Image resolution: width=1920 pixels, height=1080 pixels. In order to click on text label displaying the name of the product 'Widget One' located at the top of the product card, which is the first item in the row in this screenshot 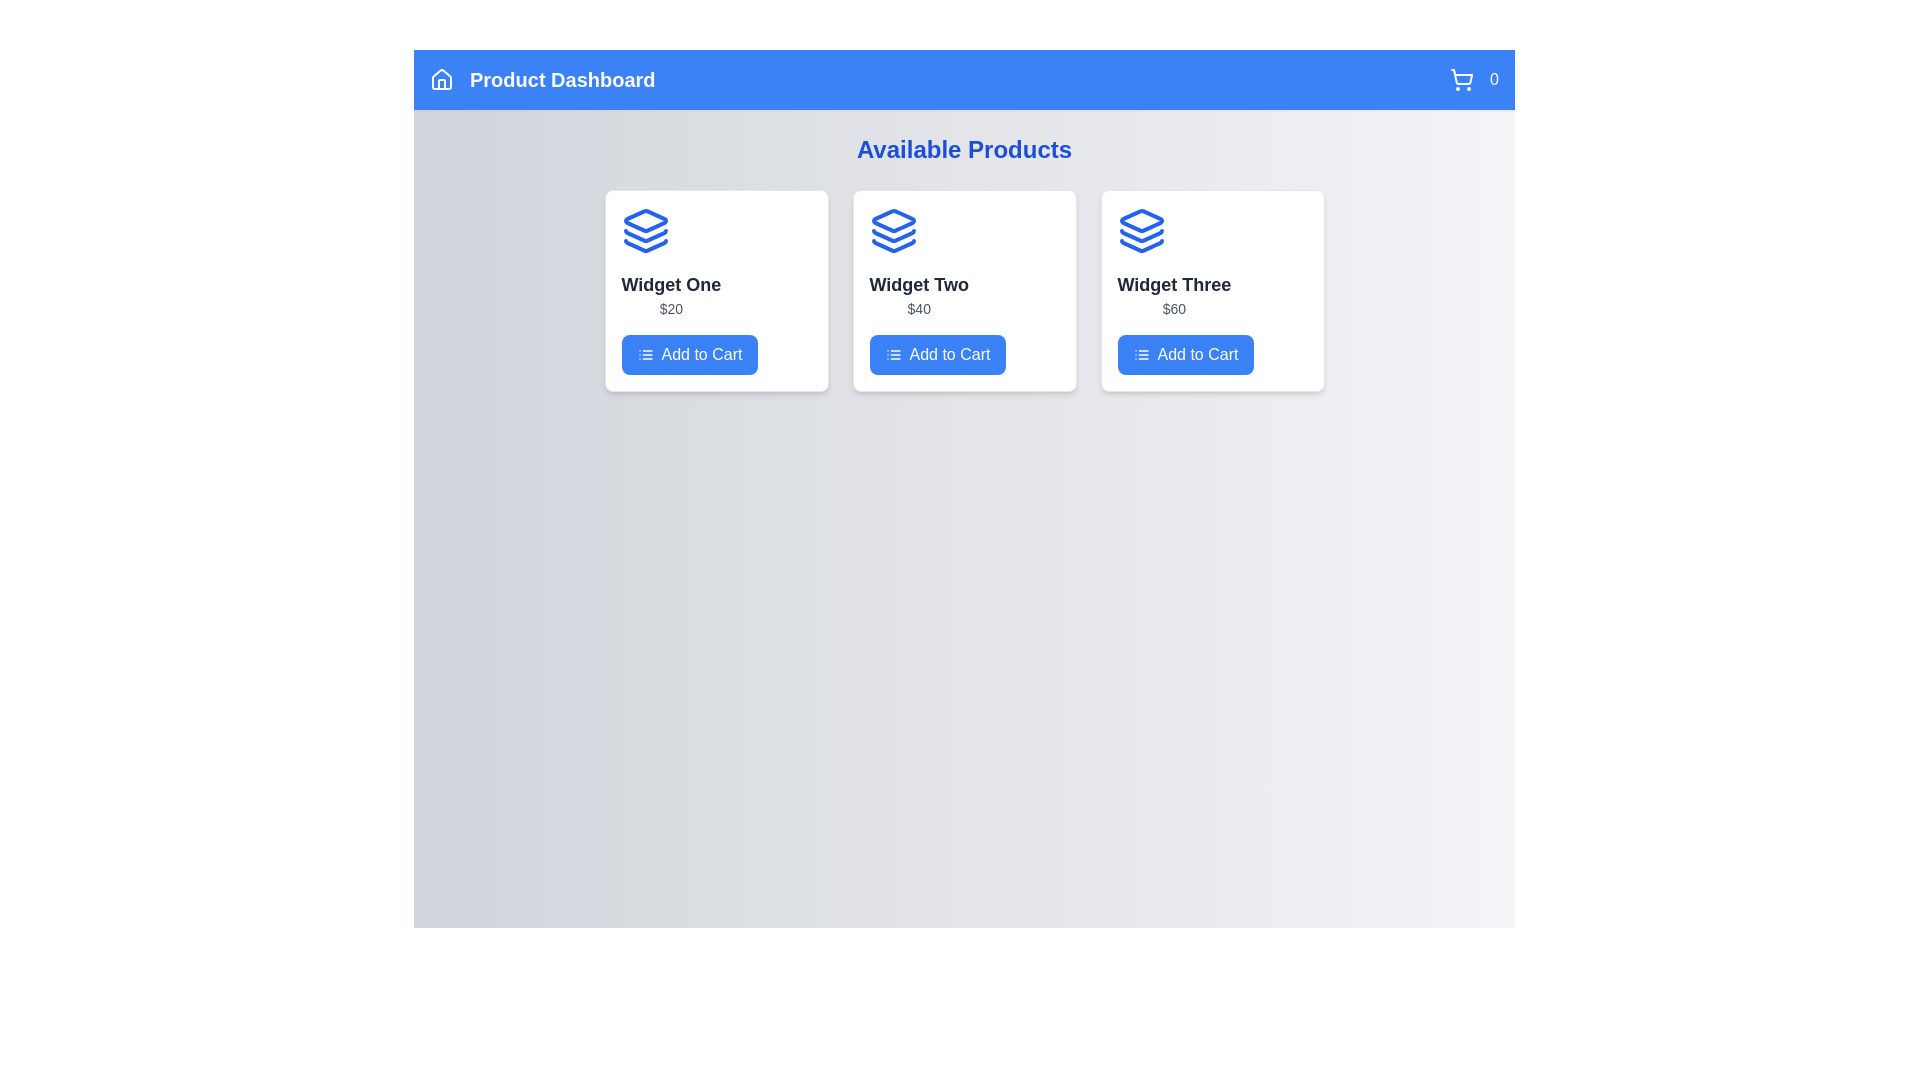, I will do `click(671, 285)`.